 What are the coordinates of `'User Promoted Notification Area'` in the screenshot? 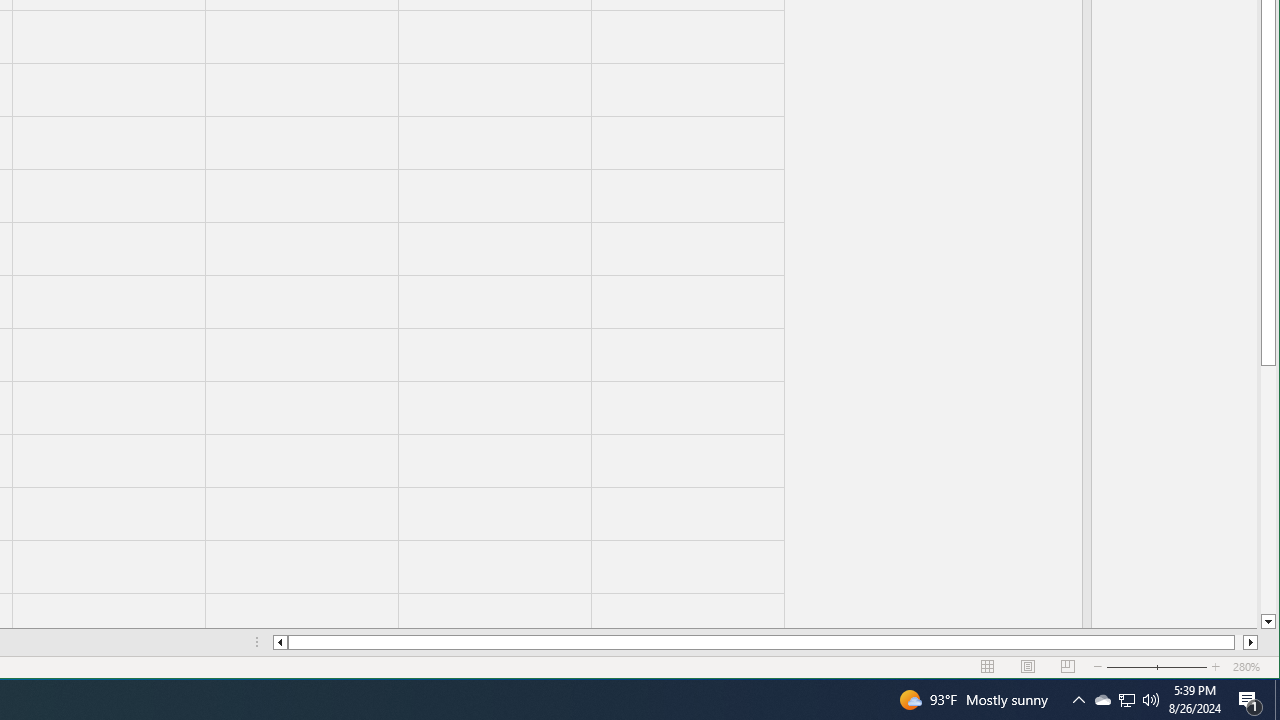 It's located at (1127, 698).